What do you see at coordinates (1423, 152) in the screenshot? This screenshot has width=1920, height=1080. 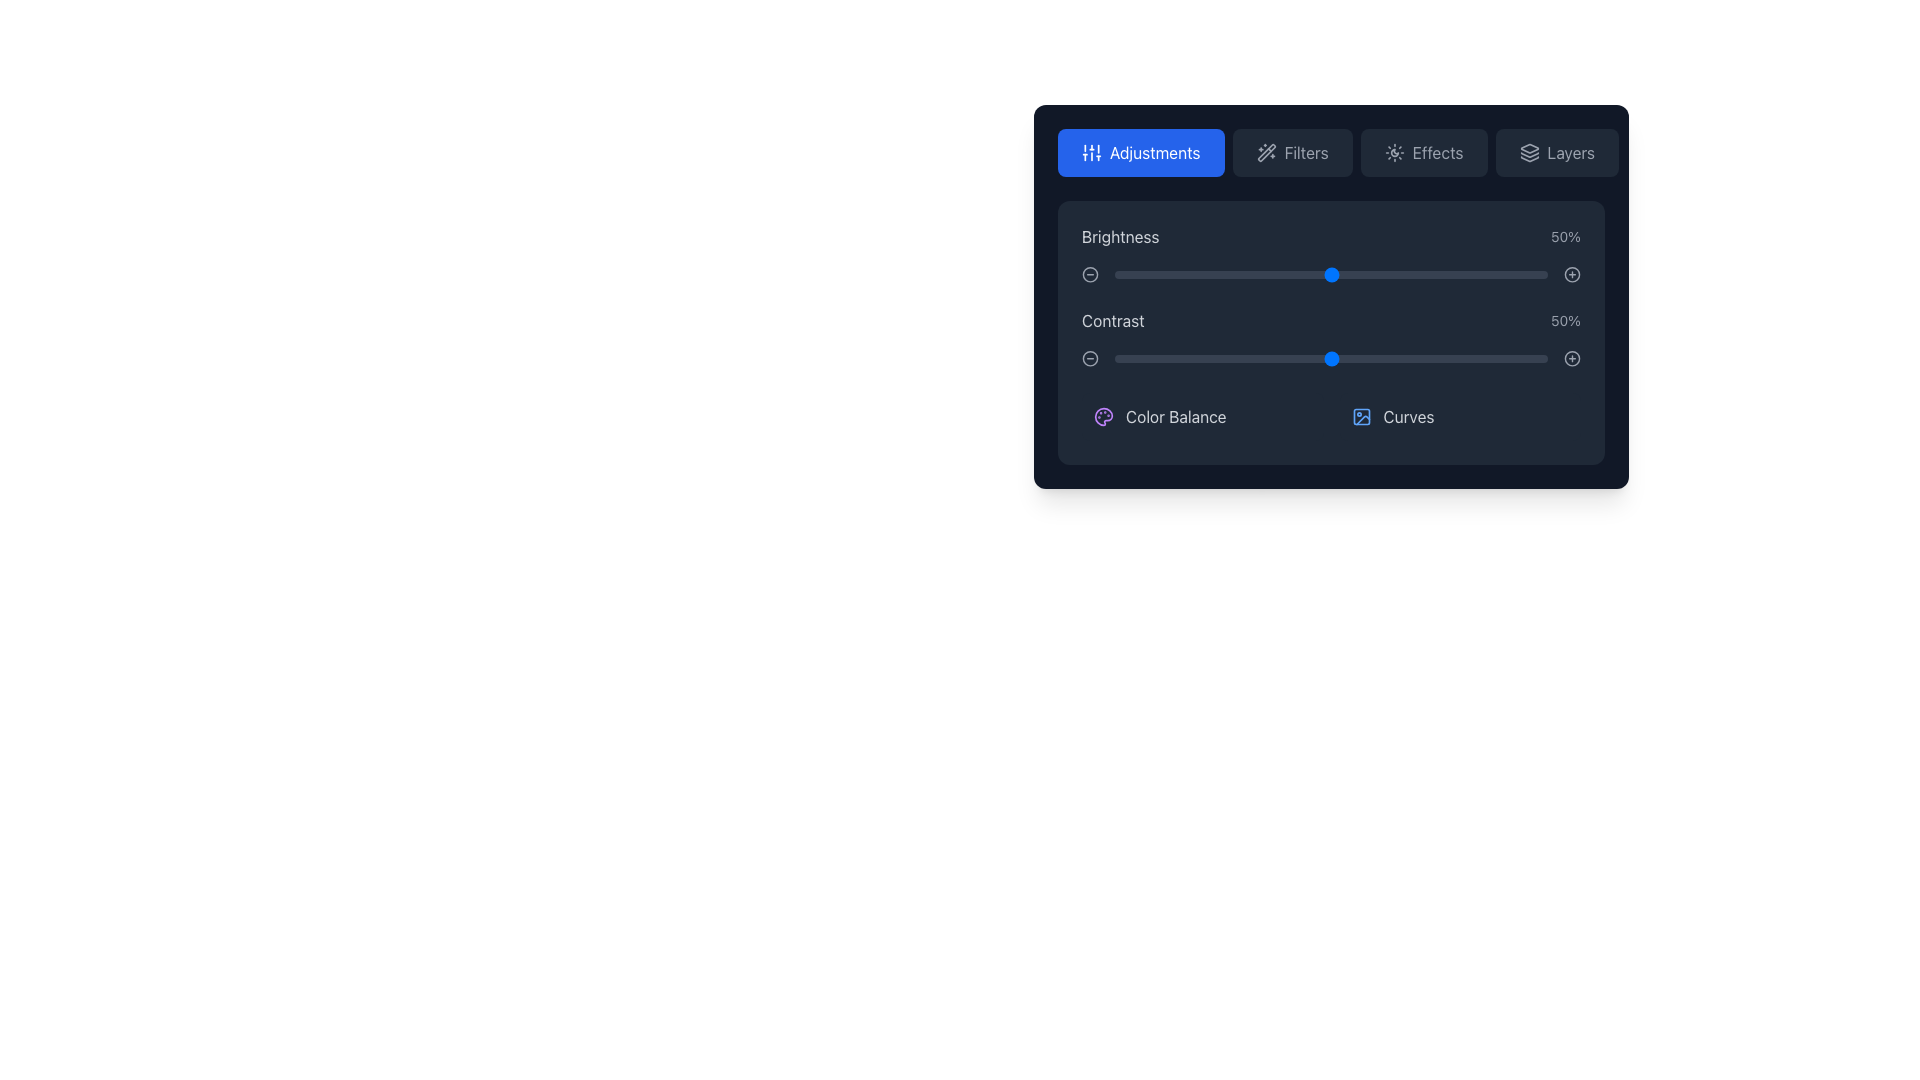 I see `the 'Effects' button, a rectangular button with a gray background and light gray text, located in the menu bar between 'Filters' and 'Layers'` at bounding box center [1423, 152].